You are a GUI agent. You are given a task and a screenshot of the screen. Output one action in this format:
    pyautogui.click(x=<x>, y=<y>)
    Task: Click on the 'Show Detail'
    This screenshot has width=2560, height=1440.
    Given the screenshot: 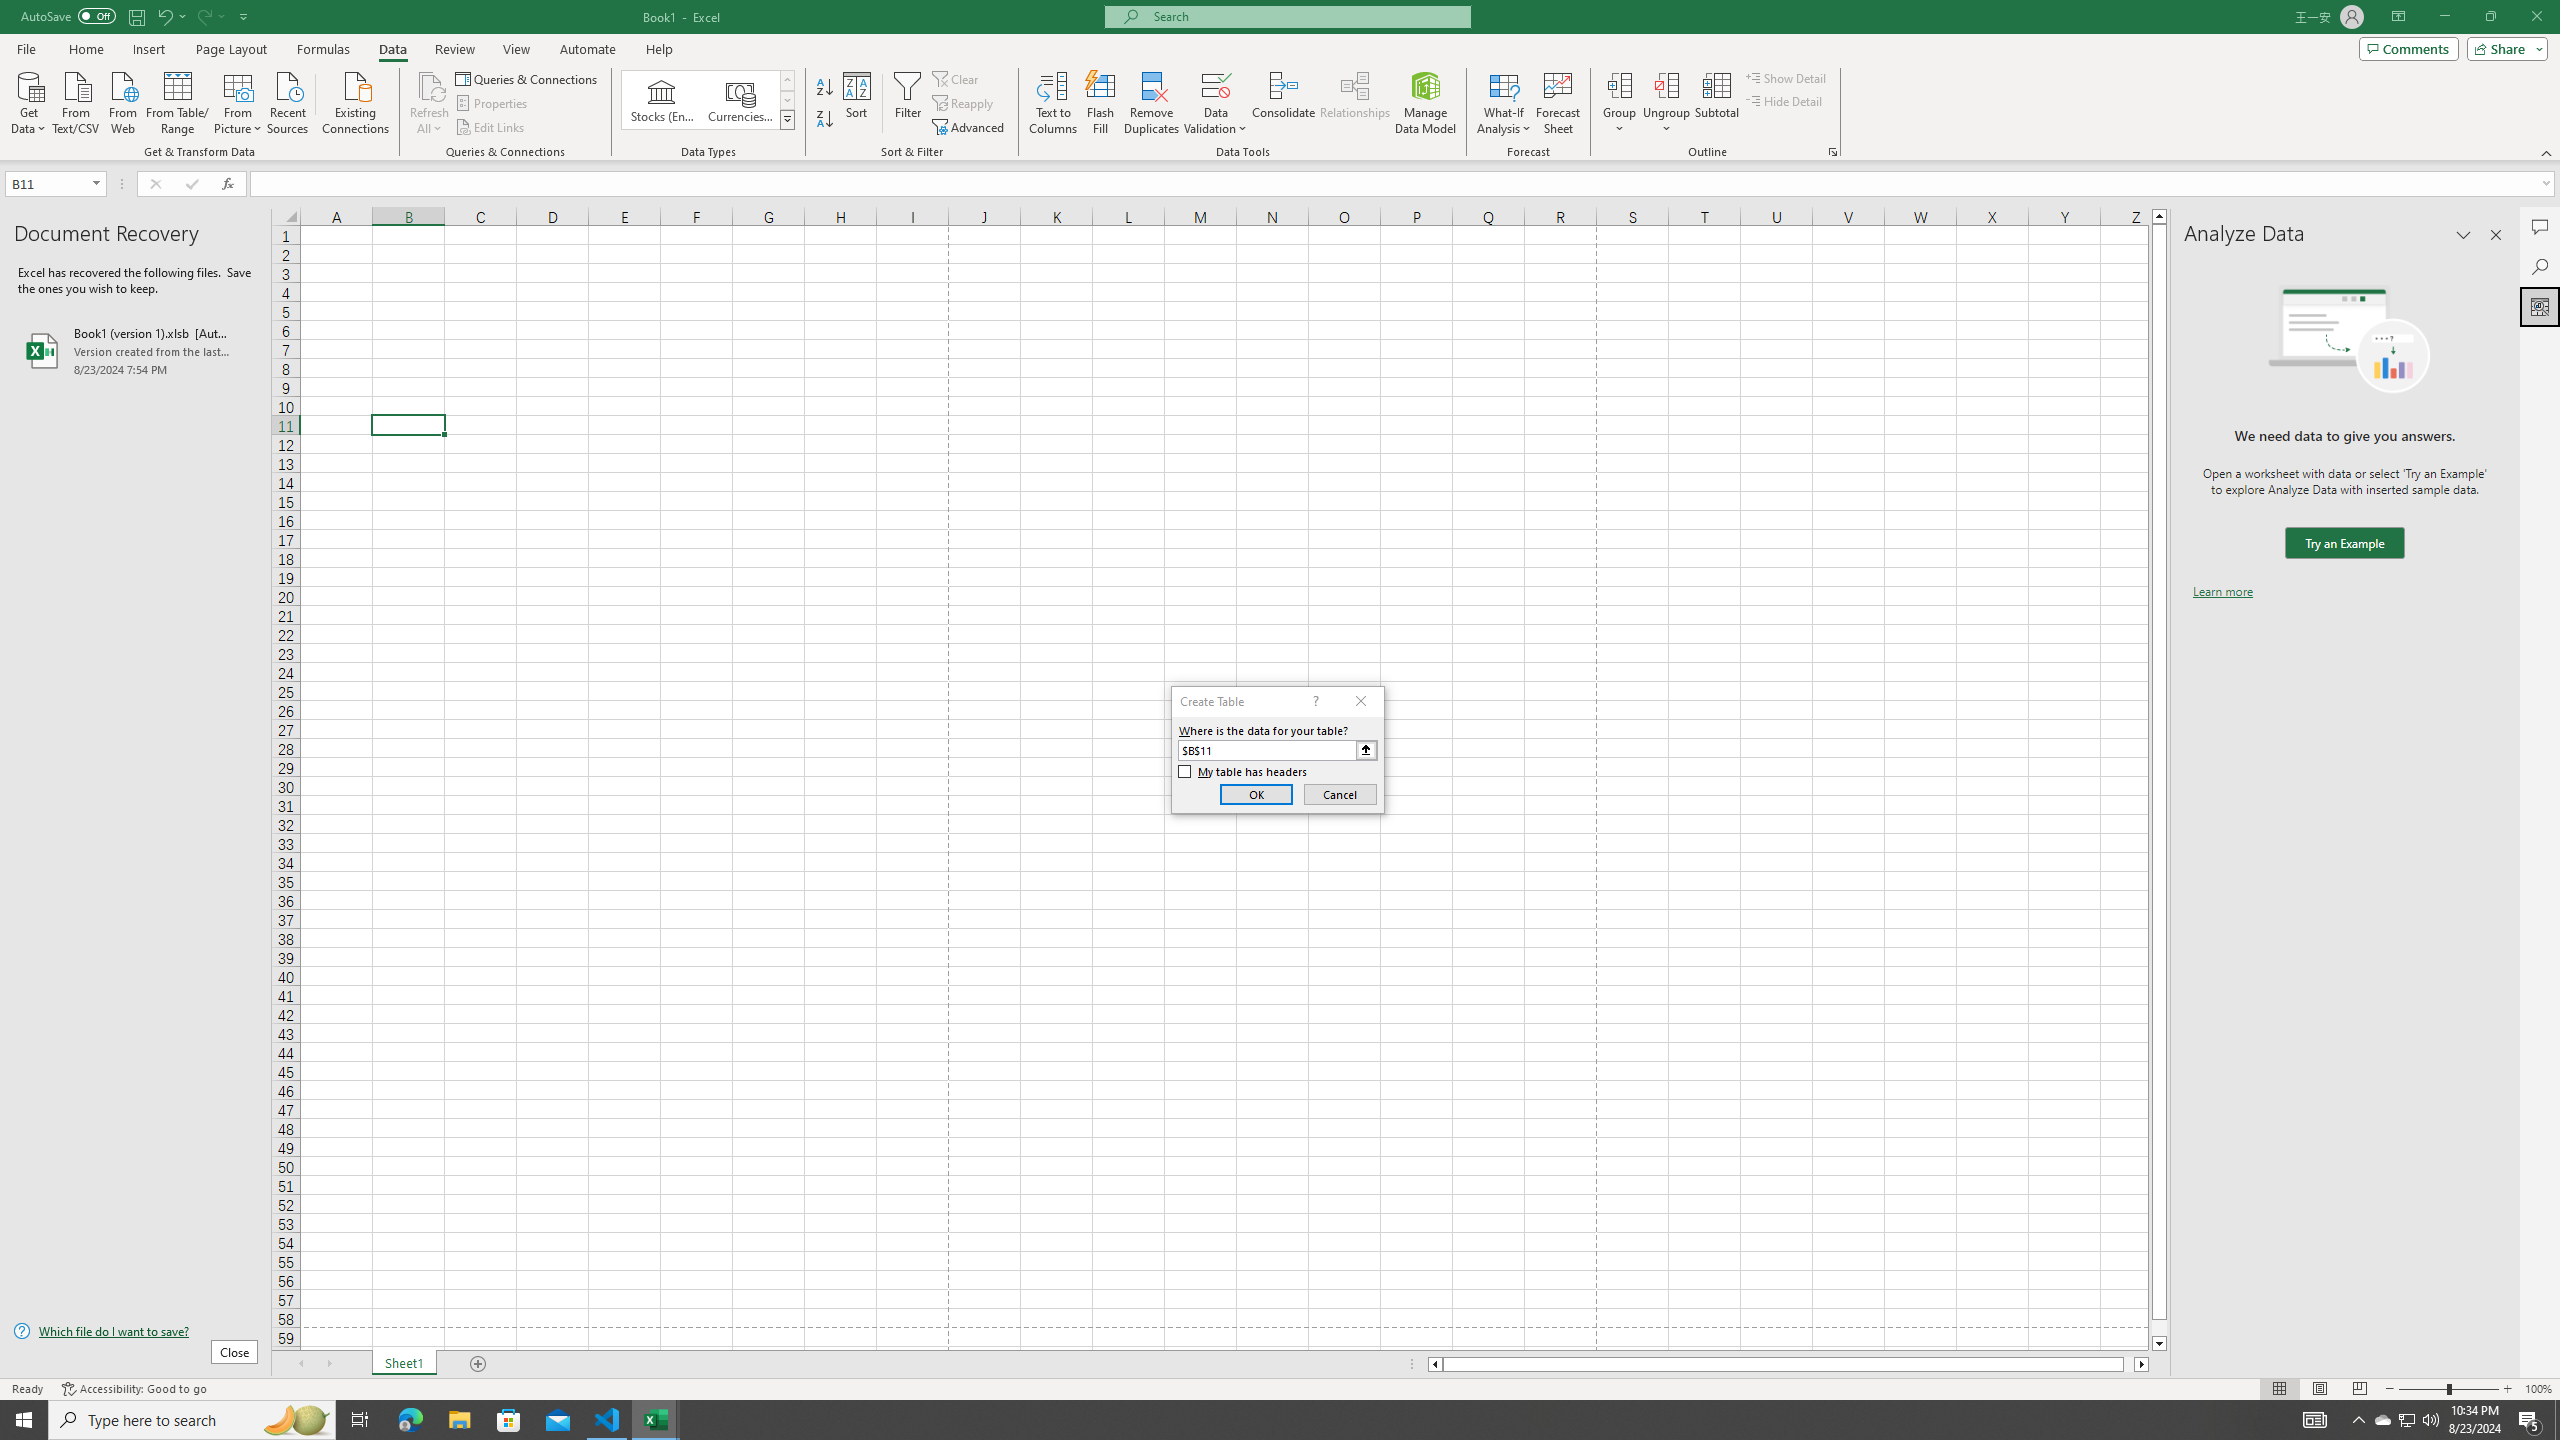 What is the action you would take?
    pyautogui.click(x=1785, y=77)
    